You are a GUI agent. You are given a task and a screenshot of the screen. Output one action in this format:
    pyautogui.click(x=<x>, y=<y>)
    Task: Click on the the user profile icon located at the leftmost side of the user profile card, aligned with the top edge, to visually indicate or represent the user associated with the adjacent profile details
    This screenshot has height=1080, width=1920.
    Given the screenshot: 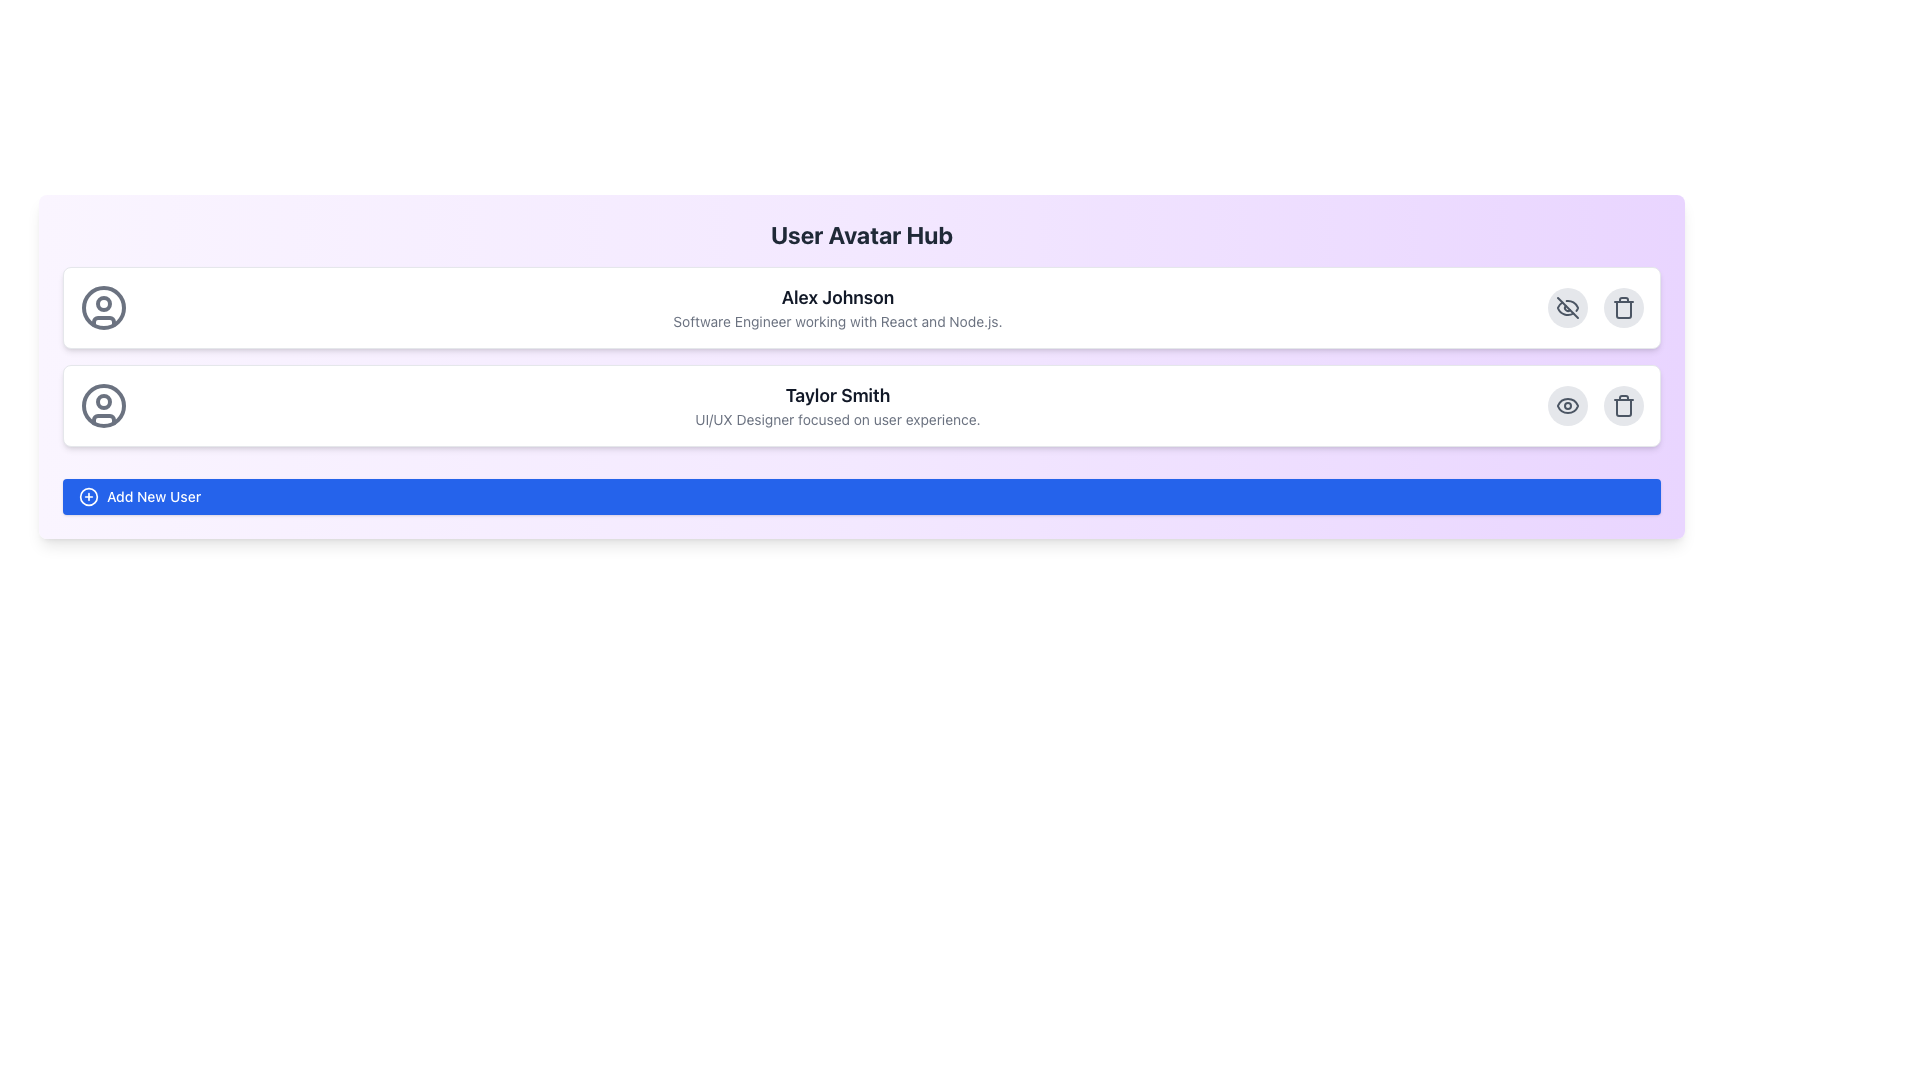 What is the action you would take?
    pyautogui.click(x=103, y=308)
    